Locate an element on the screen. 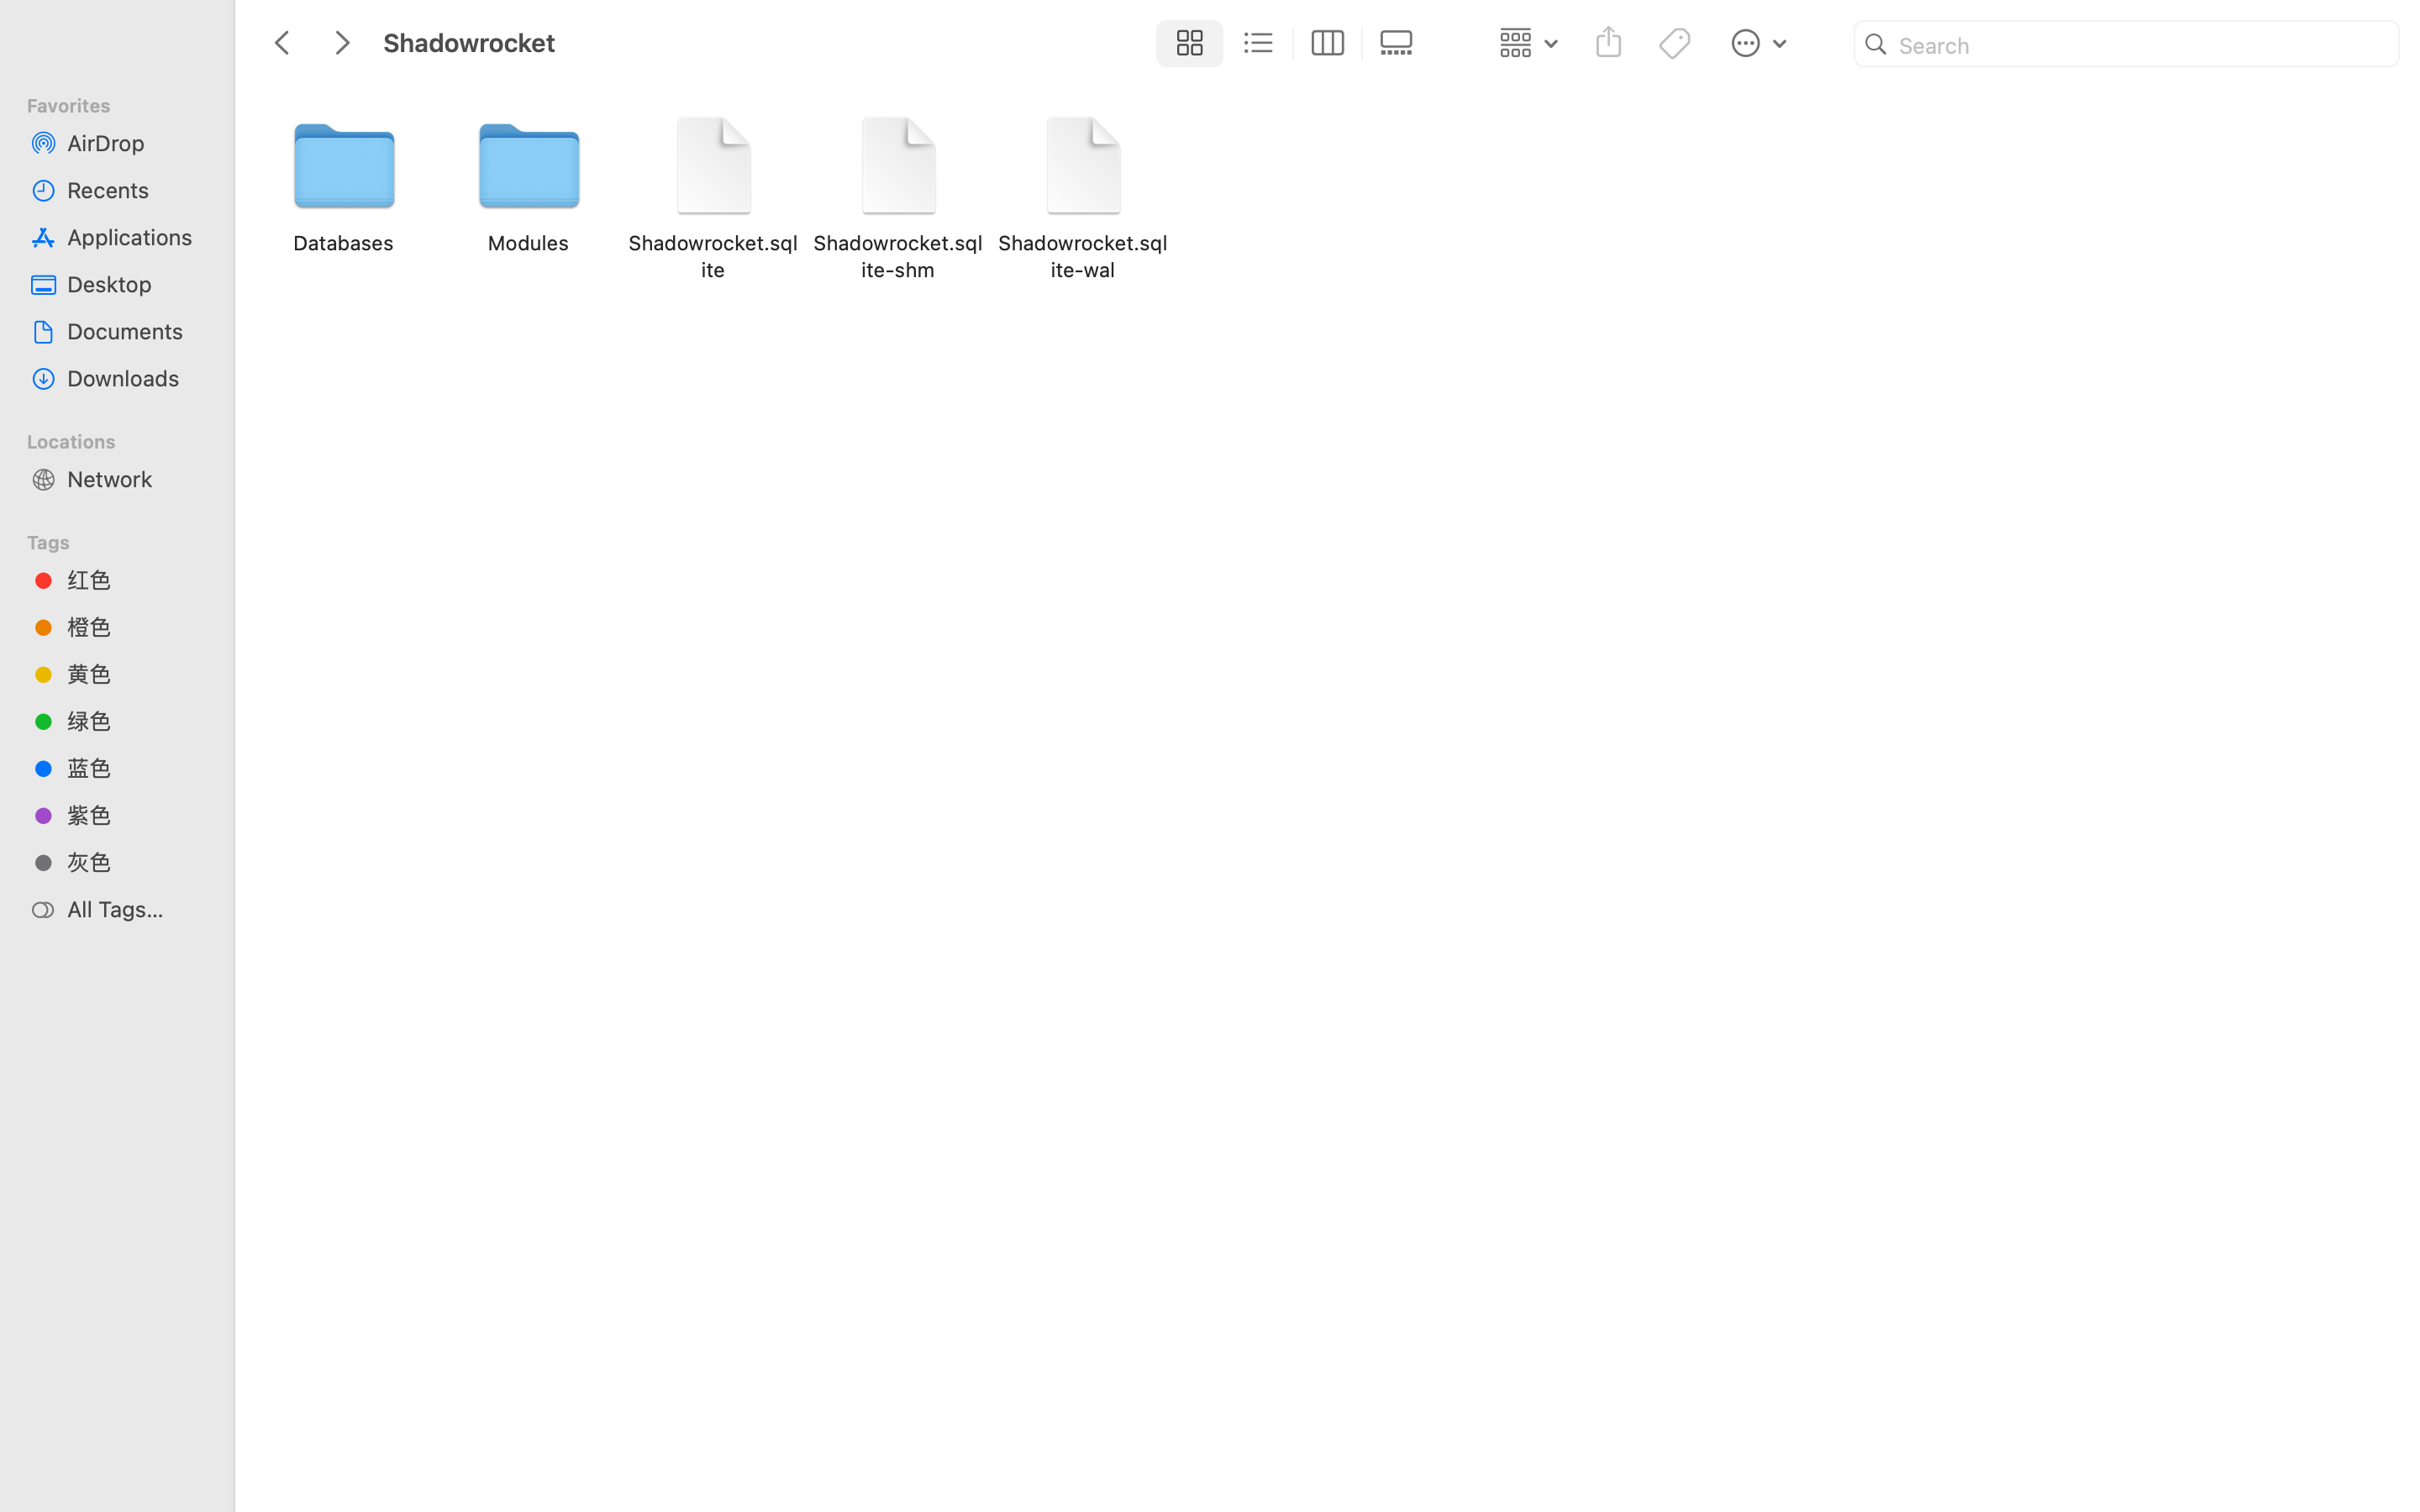  '绿色' is located at coordinates (134, 721).